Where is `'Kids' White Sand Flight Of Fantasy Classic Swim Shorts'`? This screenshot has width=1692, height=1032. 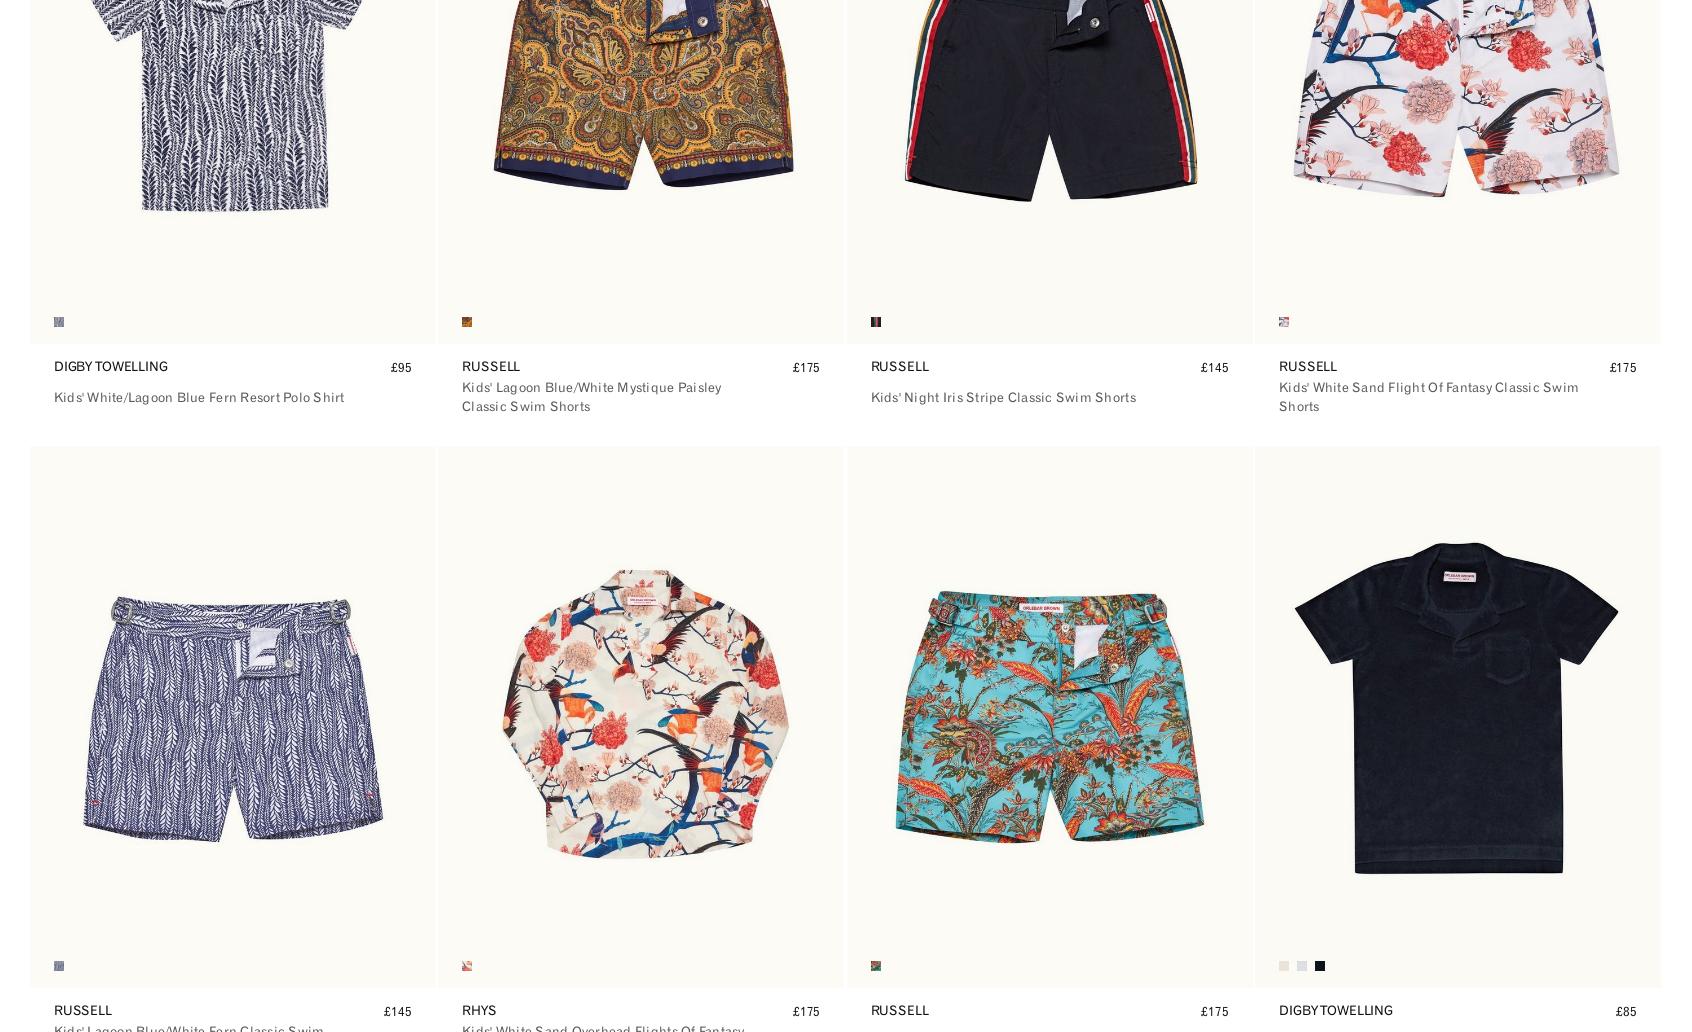 'Kids' White Sand Flight Of Fantasy Classic Swim Shorts' is located at coordinates (1428, 395).